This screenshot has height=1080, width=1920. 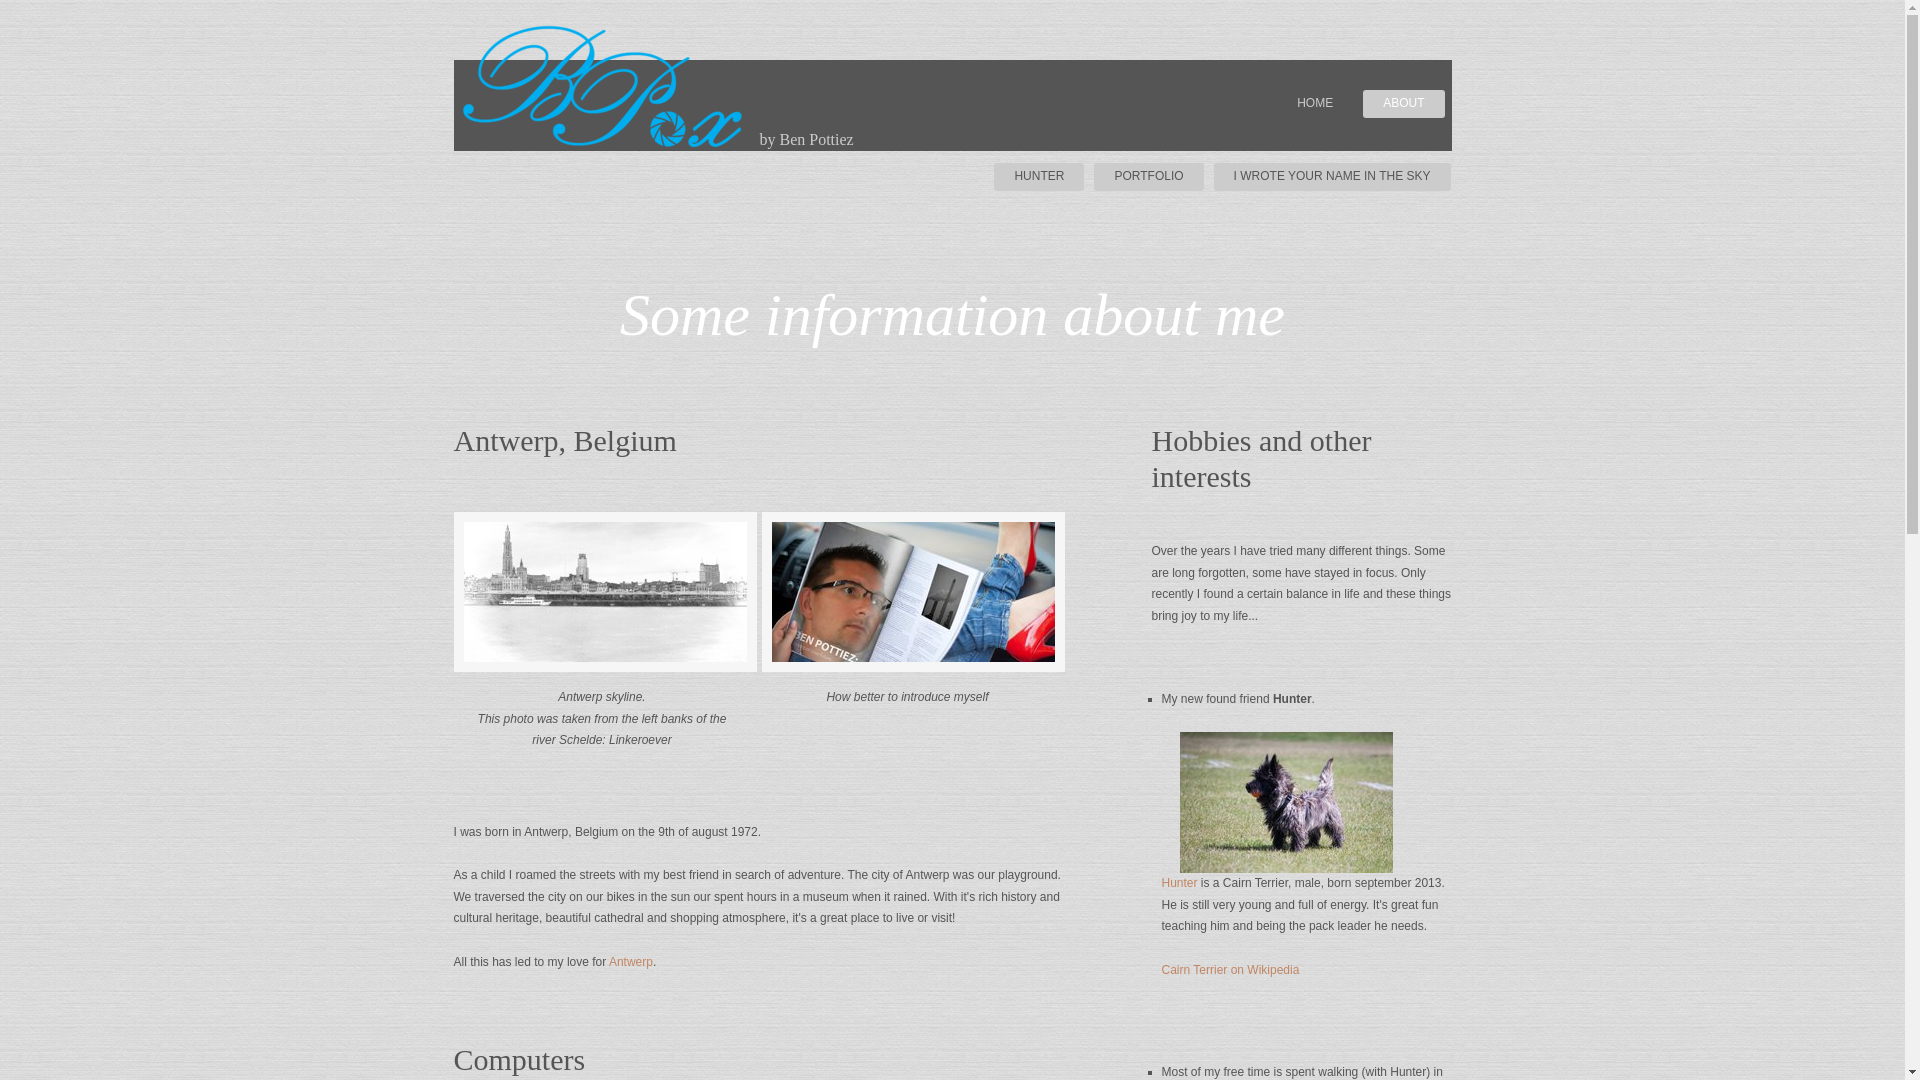 I want to click on 'ABOUT', so click(x=1362, y=104).